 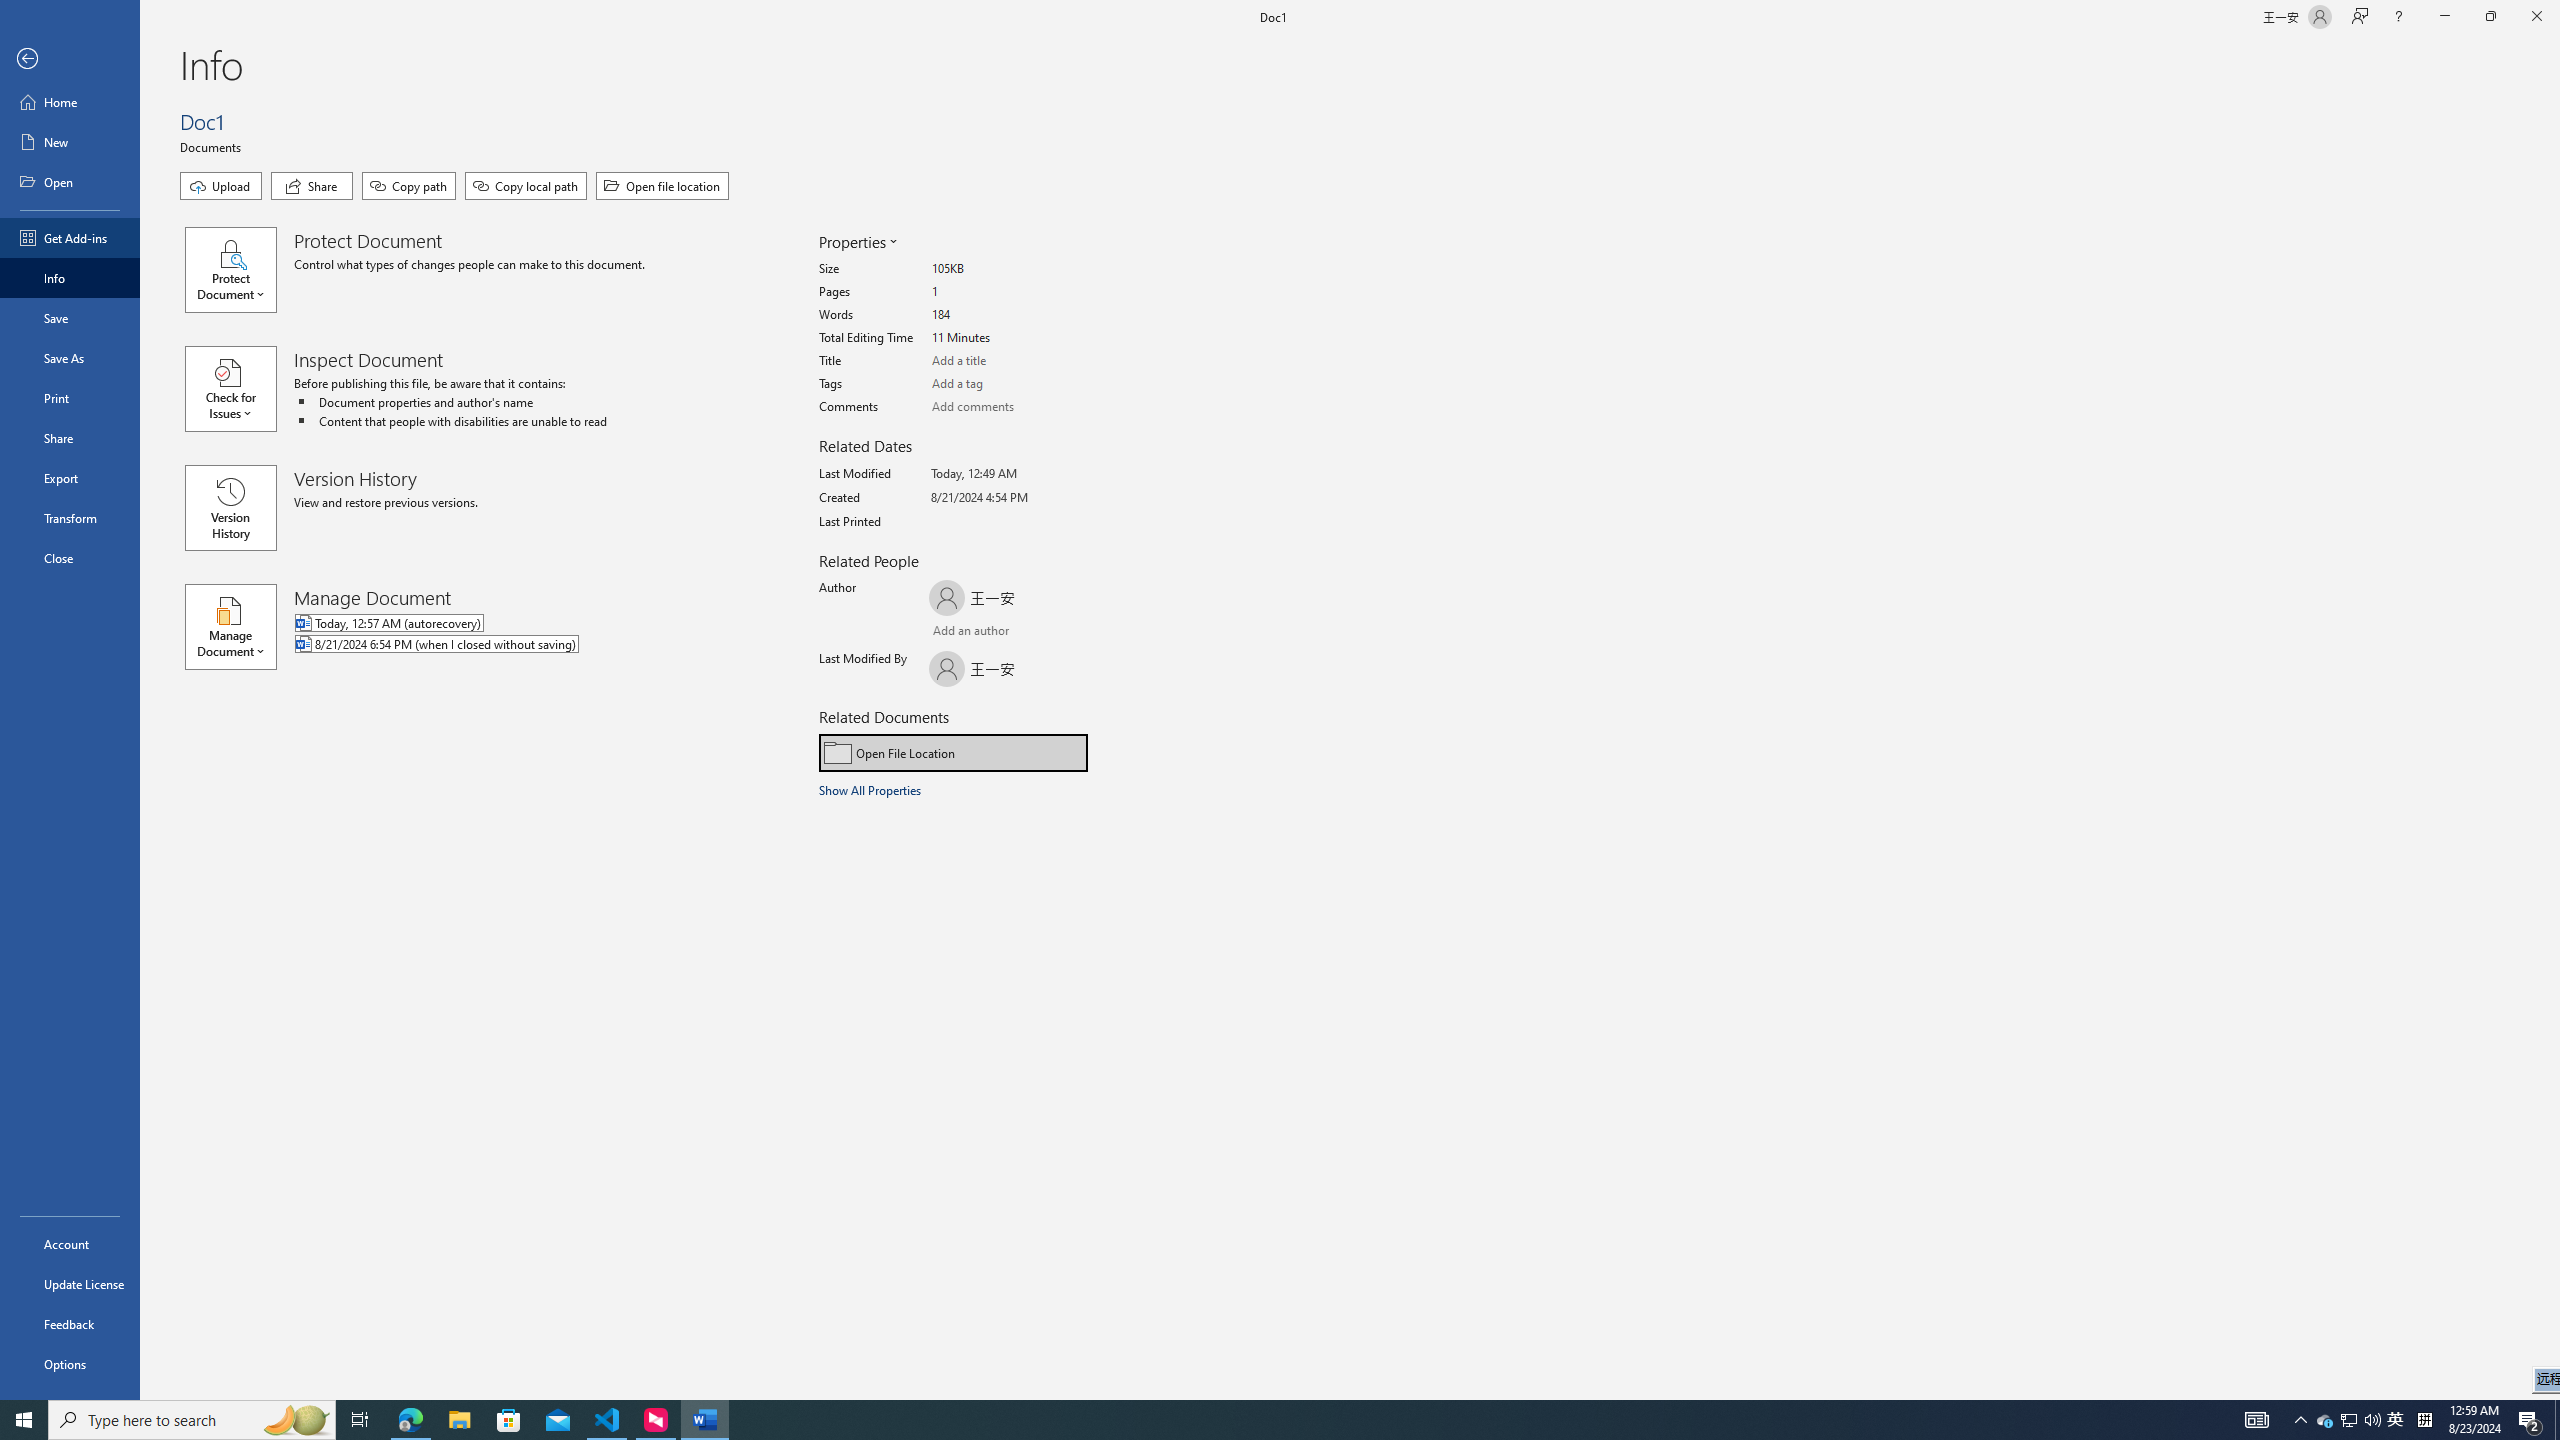 What do you see at coordinates (525, 184) in the screenshot?
I see `'Copy local path'` at bounding box center [525, 184].